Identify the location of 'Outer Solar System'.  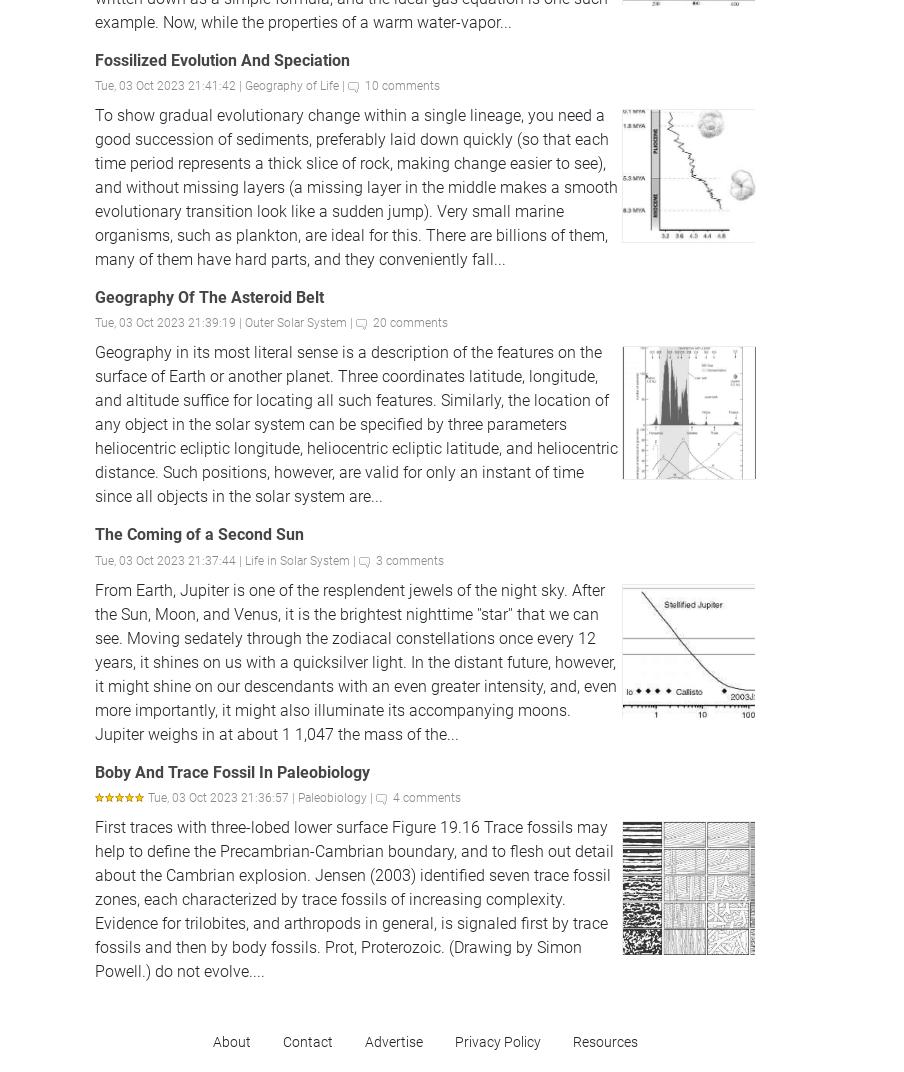
(295, 321).